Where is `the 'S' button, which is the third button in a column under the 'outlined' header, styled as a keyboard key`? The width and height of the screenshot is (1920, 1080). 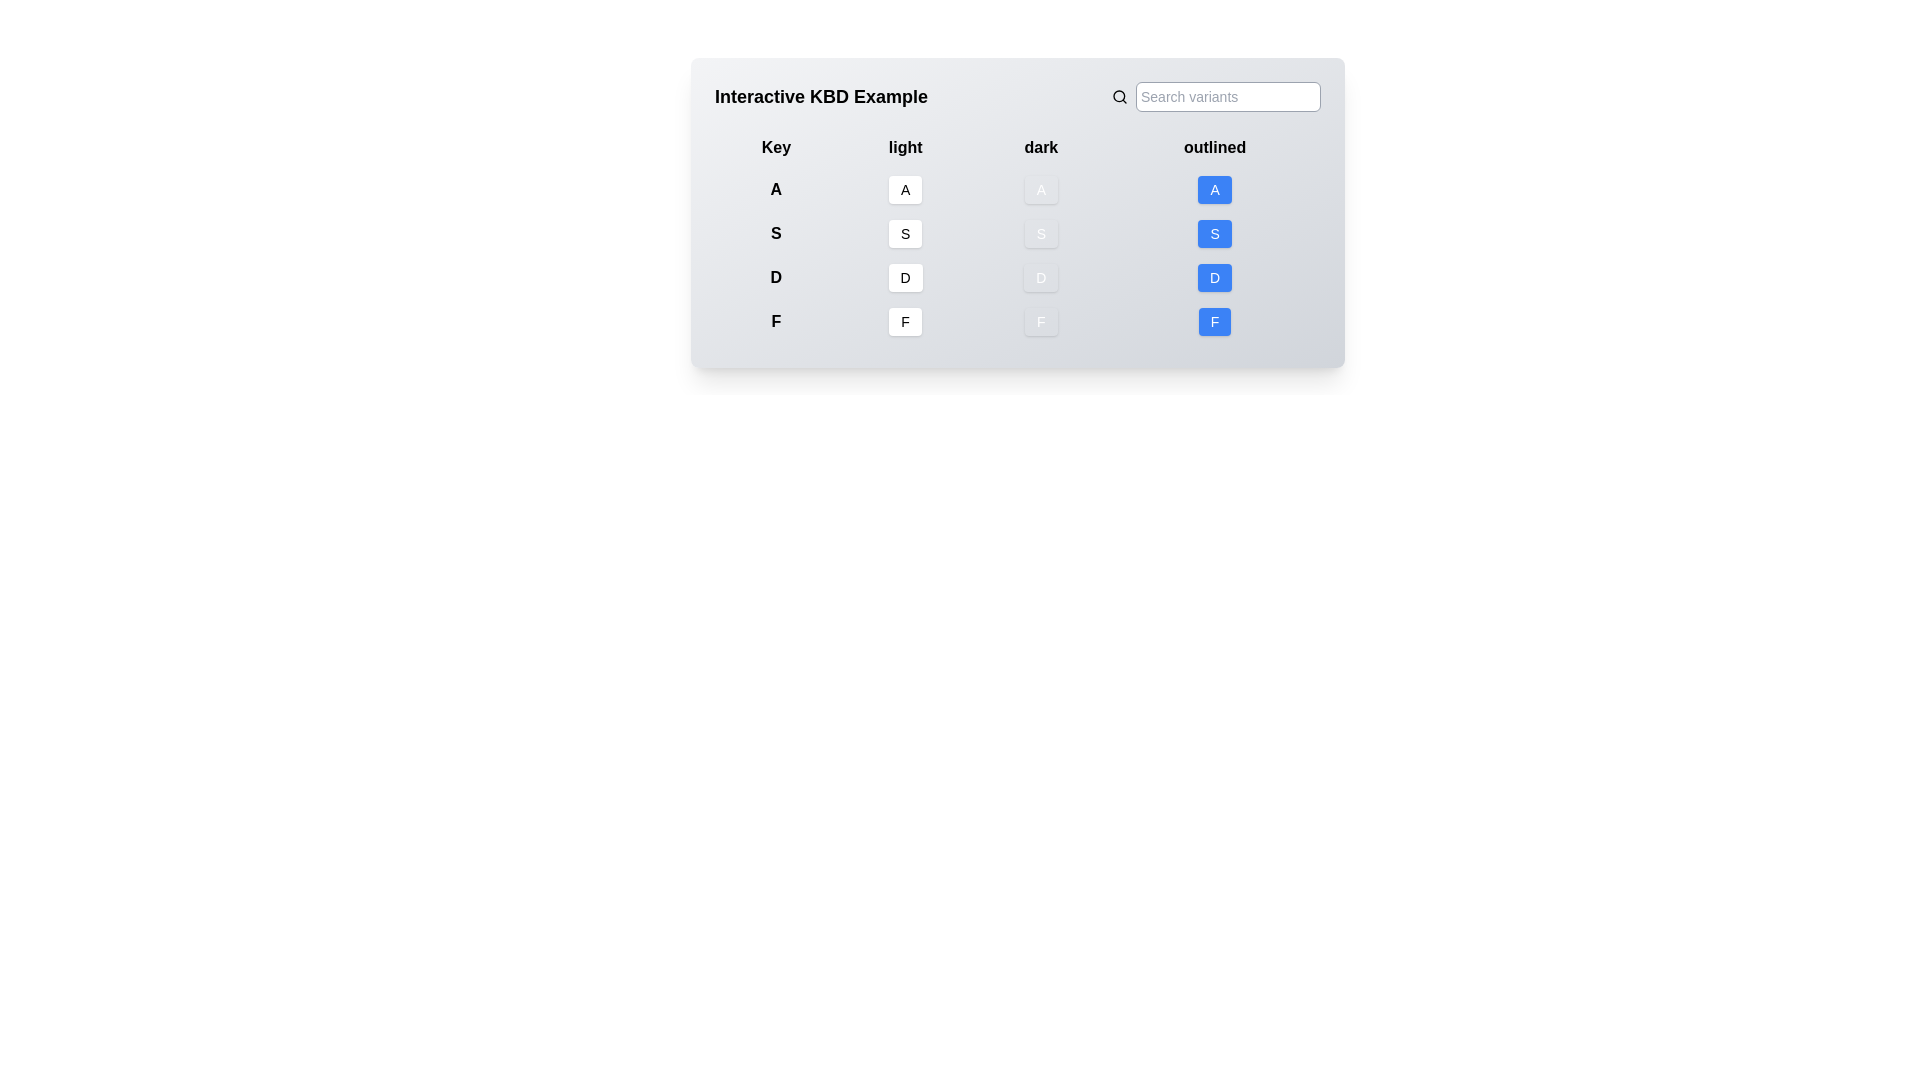 the 'S' button, which is the third button in a column under the 'outlined' header, styled as a keyboard key is located at coordinates (1214, 233).